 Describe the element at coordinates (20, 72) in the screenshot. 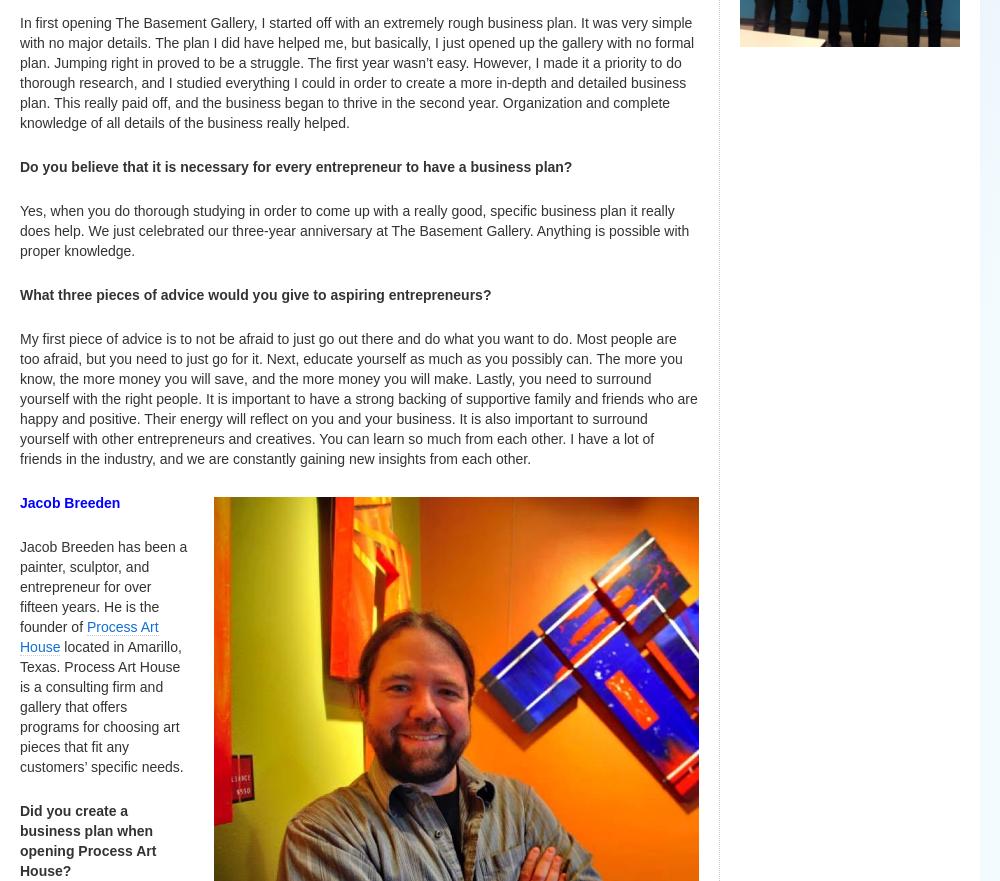

I see `'In first opening The Basement Gallery, I started off with an extremely rough business plan. It was very simple with no major details. The plan I did have helped me, but basically, I just opened up the gallery with no formal plan. Jumping right in proved to be a struggle. The first year wasn’t easy. However, I made it a priority to do thorough research, and I studied everything I could in order to create a more in-depth and detailed business plan. This really paid off, and the business began to thrive in the second year. Organization and complete knowledge of all details of the business really helped.'` at that location.